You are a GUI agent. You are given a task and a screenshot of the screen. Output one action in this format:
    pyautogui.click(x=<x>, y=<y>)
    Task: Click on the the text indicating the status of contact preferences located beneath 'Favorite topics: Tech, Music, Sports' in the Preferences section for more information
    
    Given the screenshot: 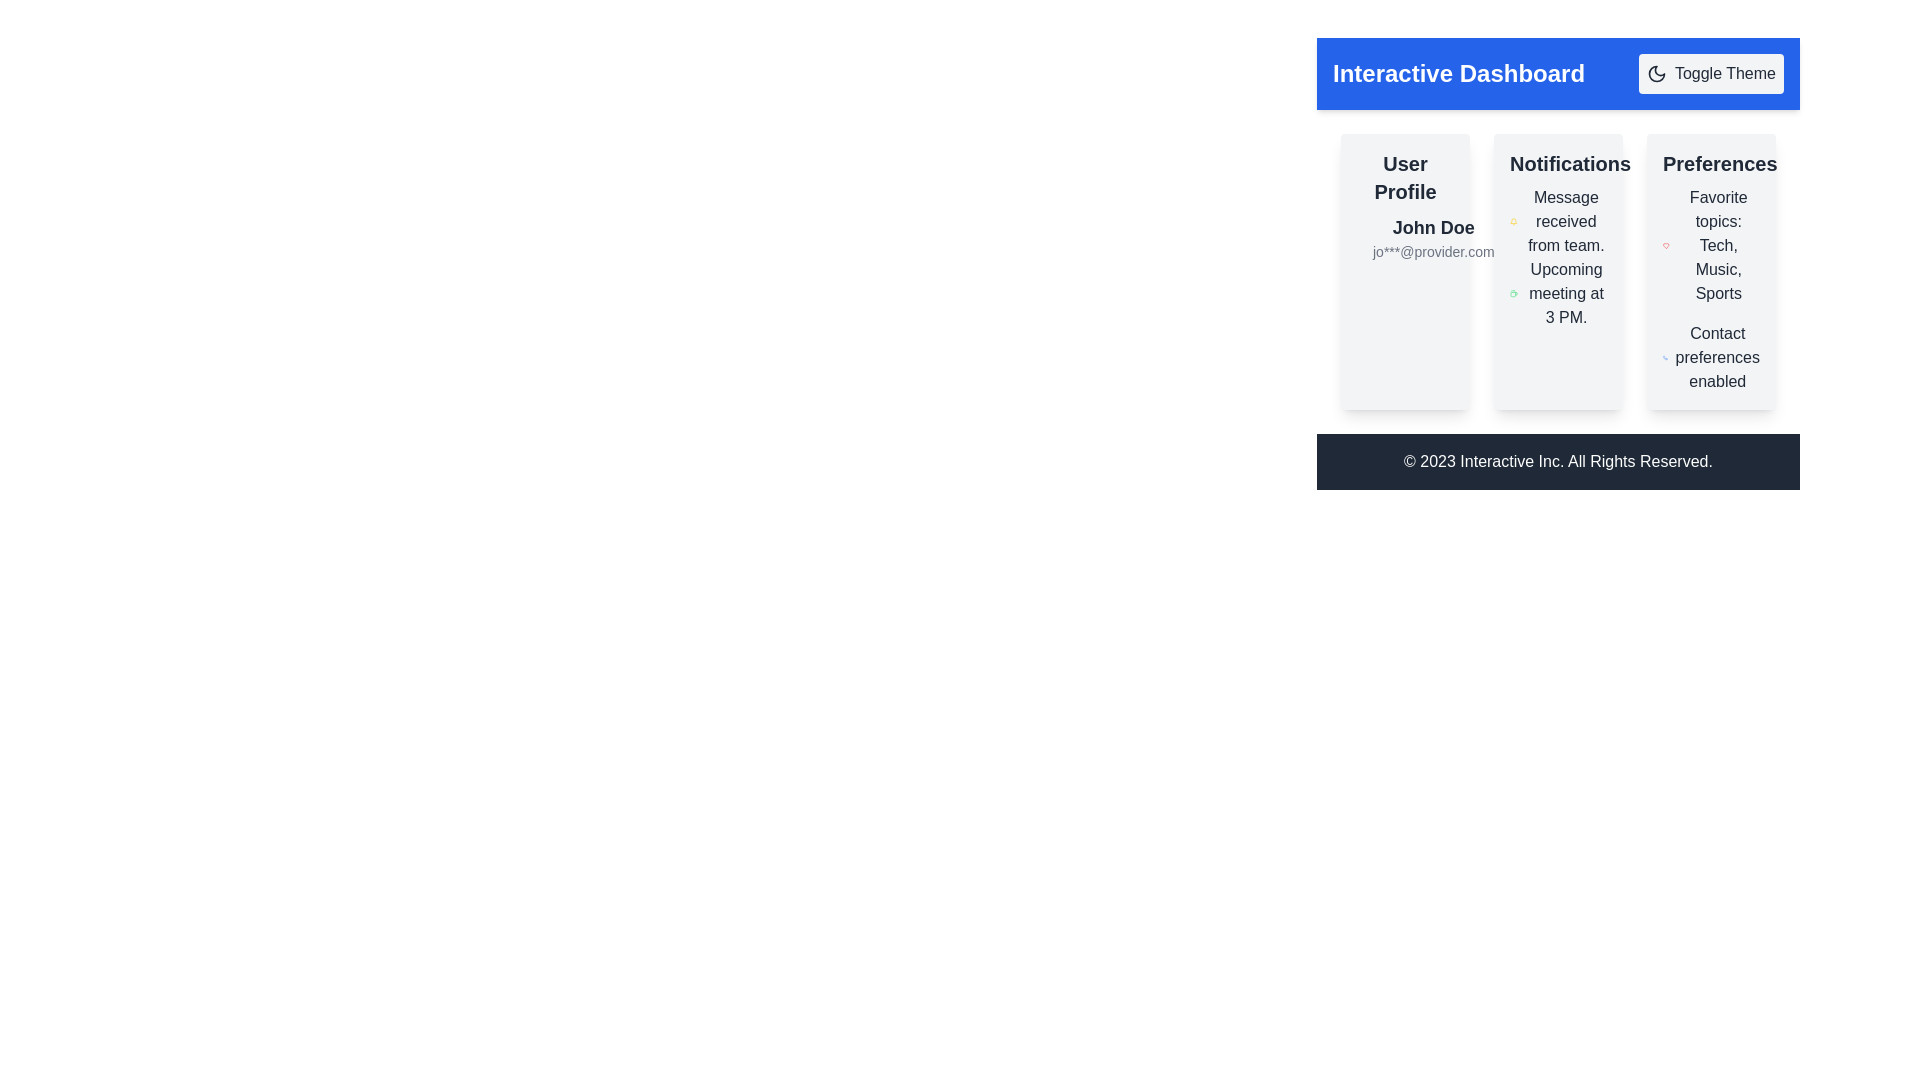 What is the action you would take?
    pyautogui.click(x=1710, y=357)
    